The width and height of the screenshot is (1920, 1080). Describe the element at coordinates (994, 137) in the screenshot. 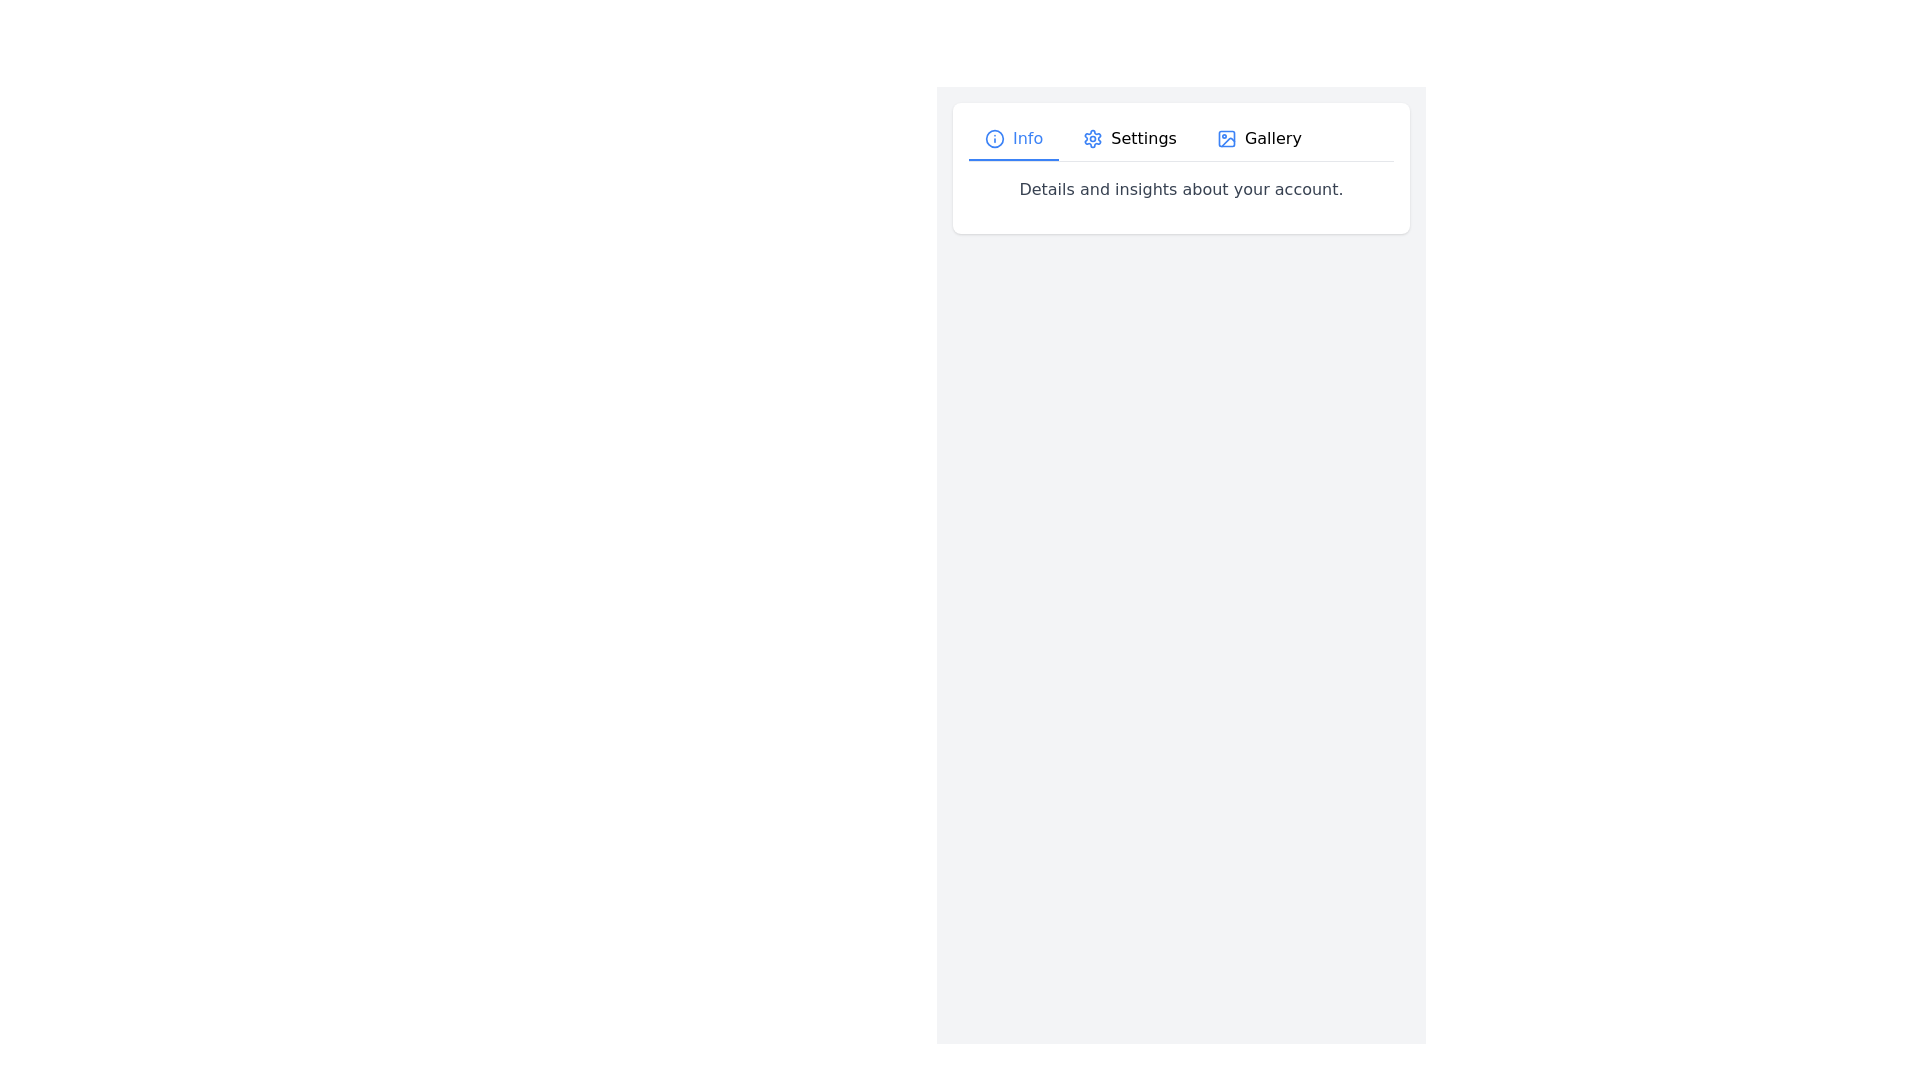

I see `the informational icon located to the left of the 'Info' label in the tab section of the navigation bar` at that location.